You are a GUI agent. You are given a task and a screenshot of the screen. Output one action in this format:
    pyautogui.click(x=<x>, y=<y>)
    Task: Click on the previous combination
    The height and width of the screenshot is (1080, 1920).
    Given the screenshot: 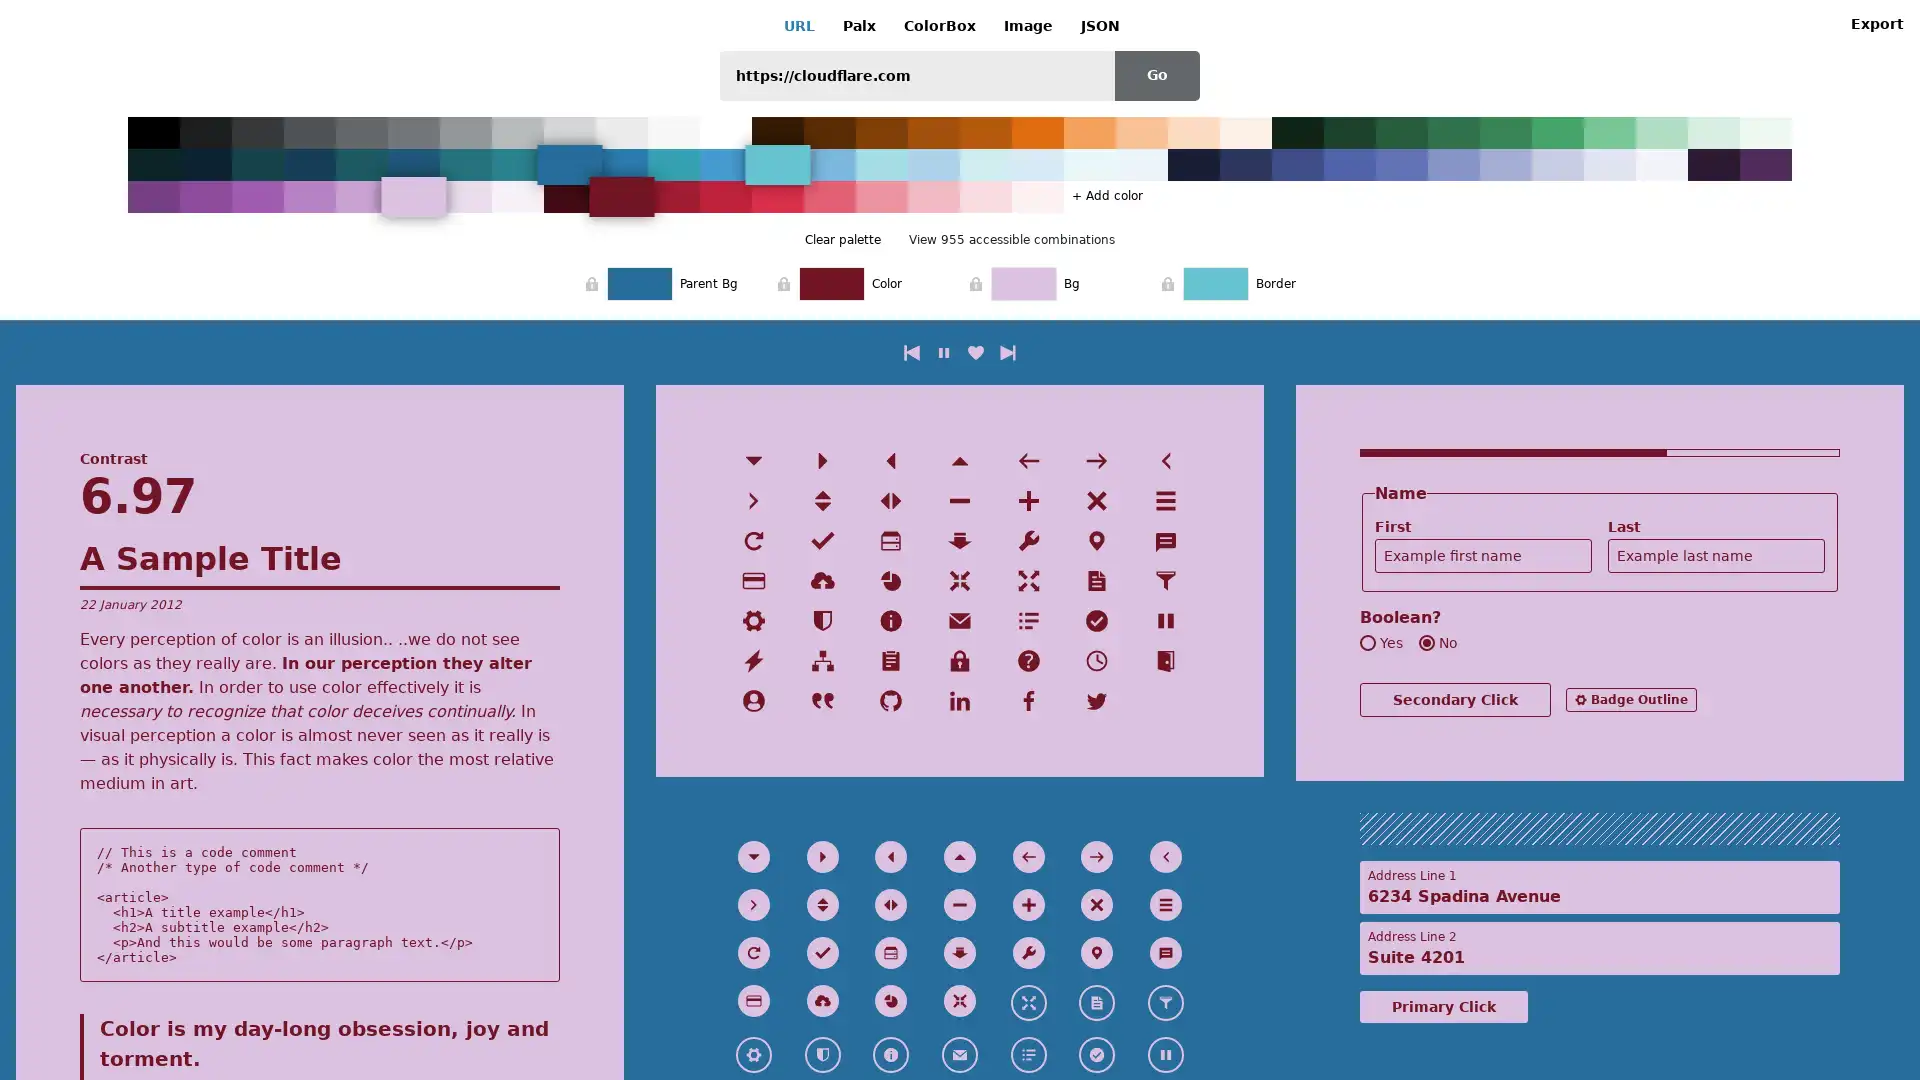 What is the action you would take?
    pyautogui.click(x=911, y=350)
    